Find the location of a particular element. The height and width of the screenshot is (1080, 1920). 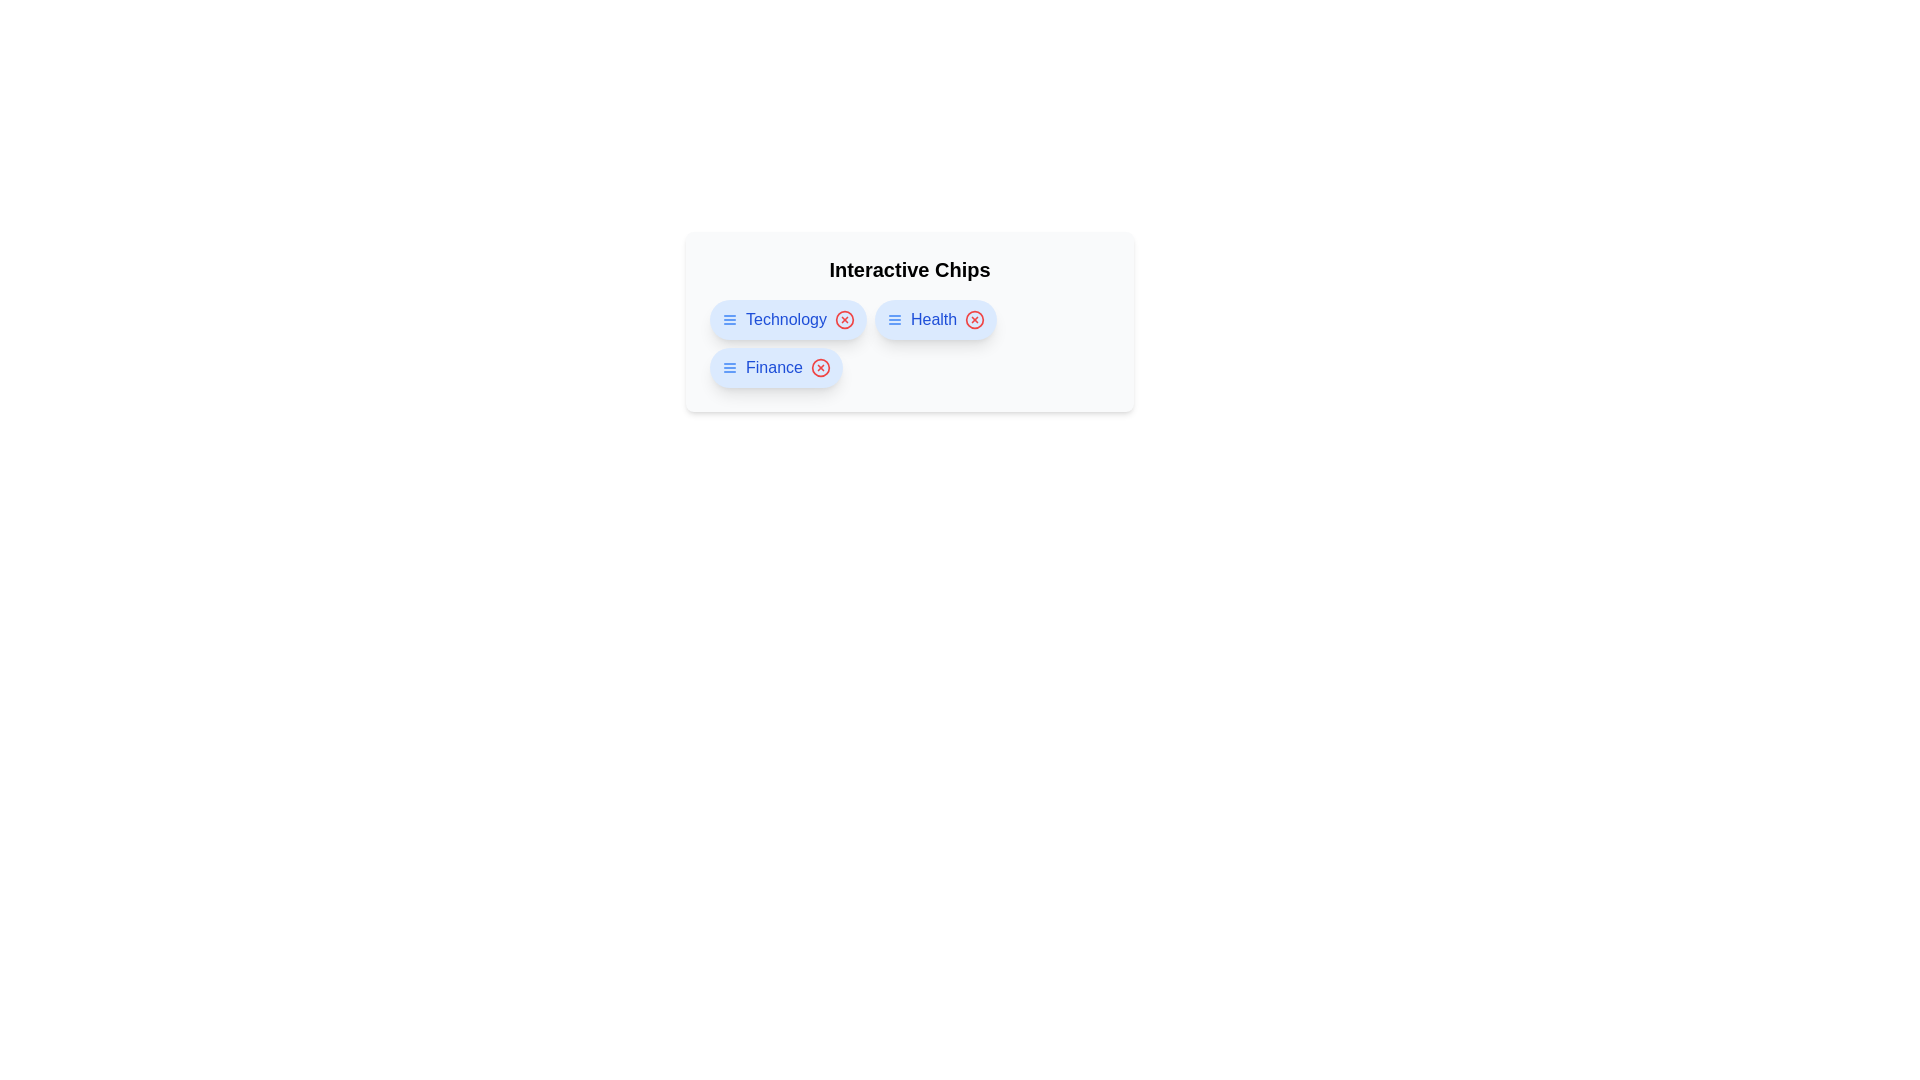

the close button of the chip labeled Finance to remove it is located at coordinates (820, 367).